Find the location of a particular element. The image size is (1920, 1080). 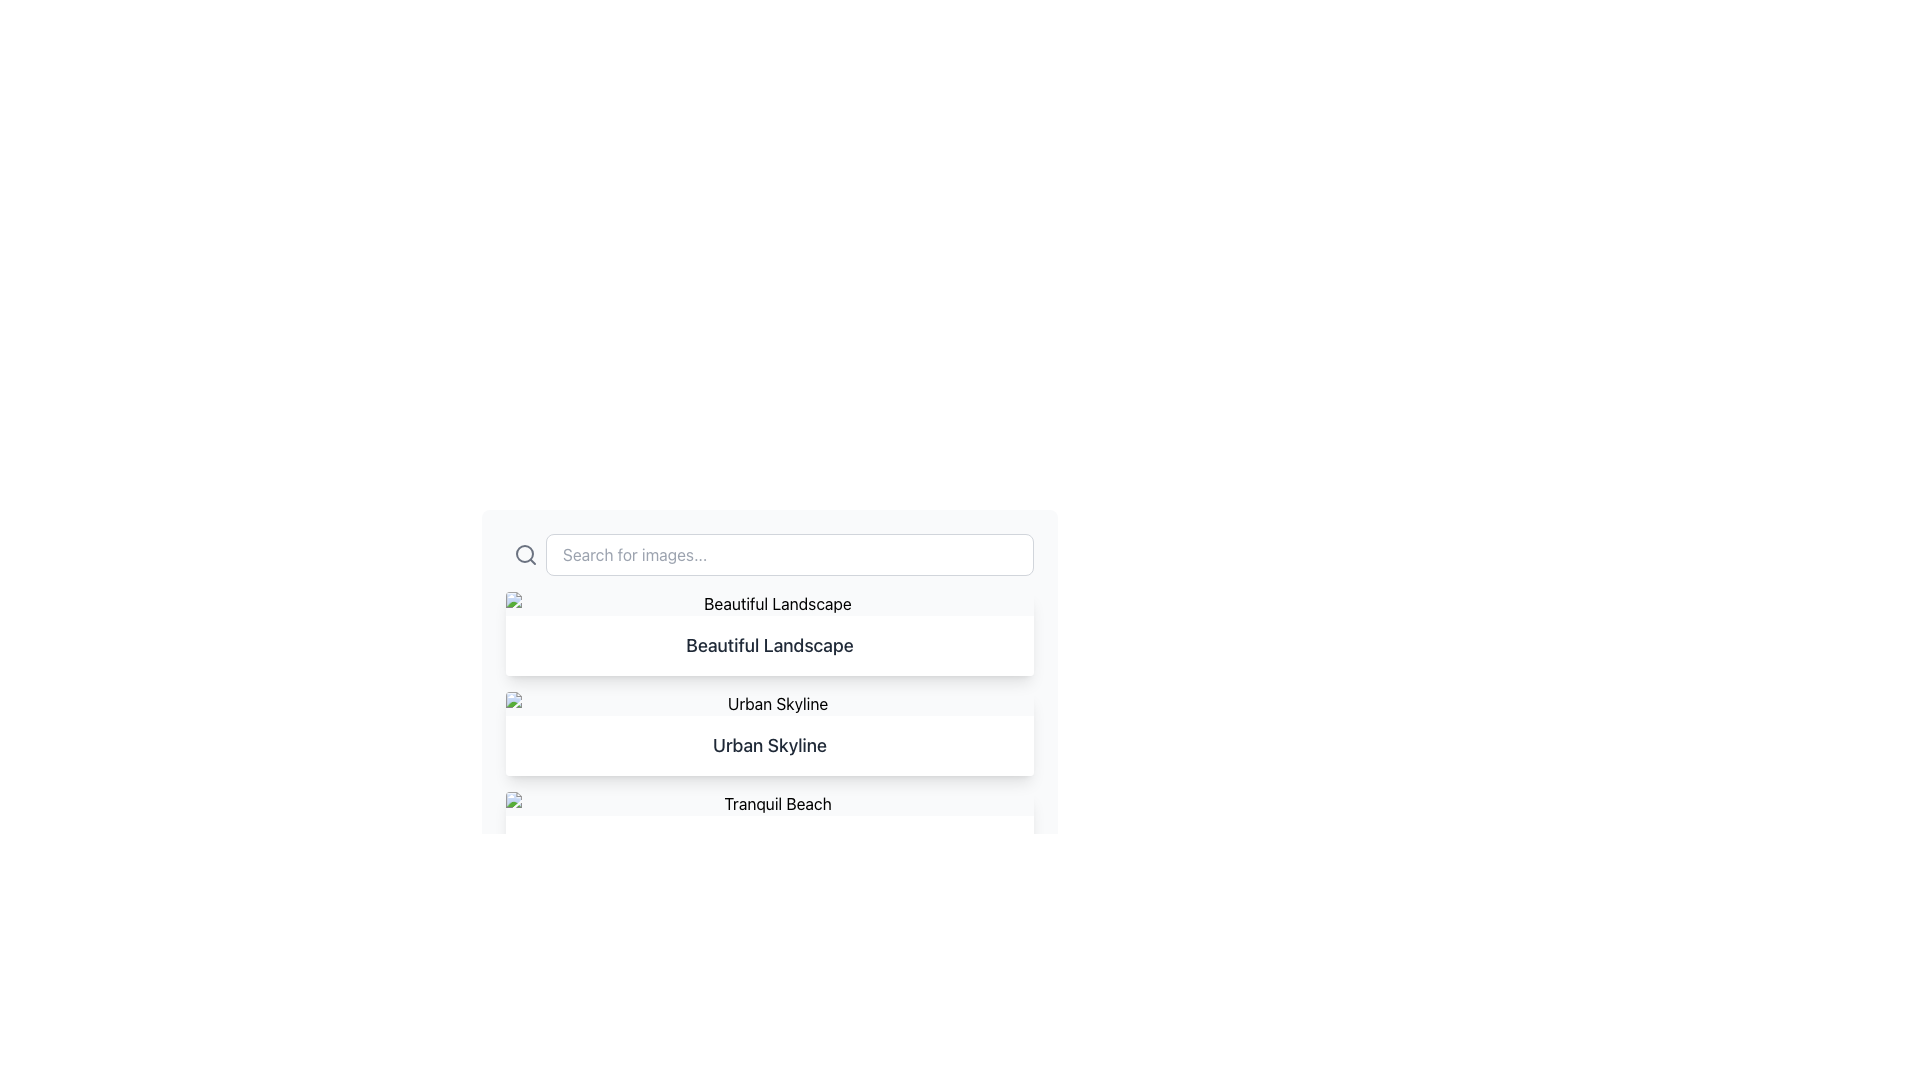

on the List Item Title for 'Beautiful Landscape' is located at coordinates (768, 659).